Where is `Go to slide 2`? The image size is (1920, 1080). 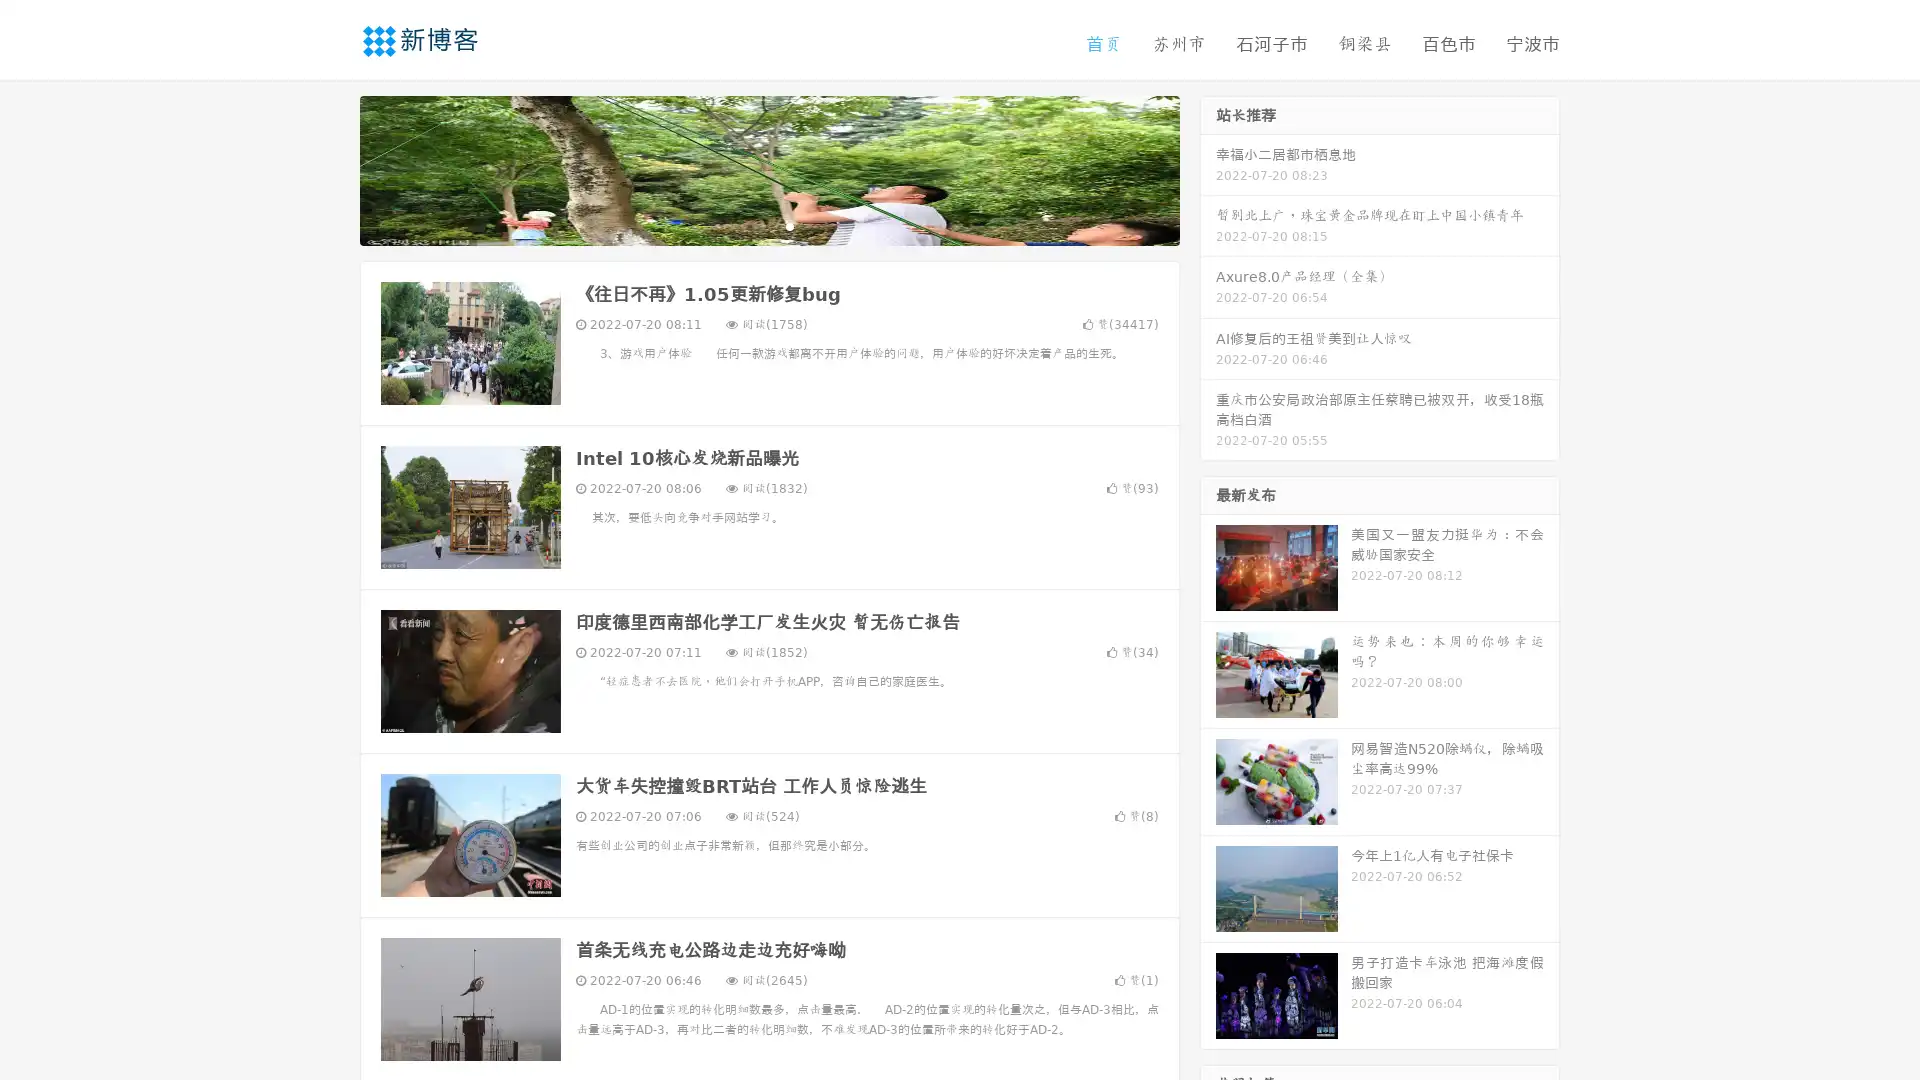 Go to slide 2 is located at coordinates (768, 225).